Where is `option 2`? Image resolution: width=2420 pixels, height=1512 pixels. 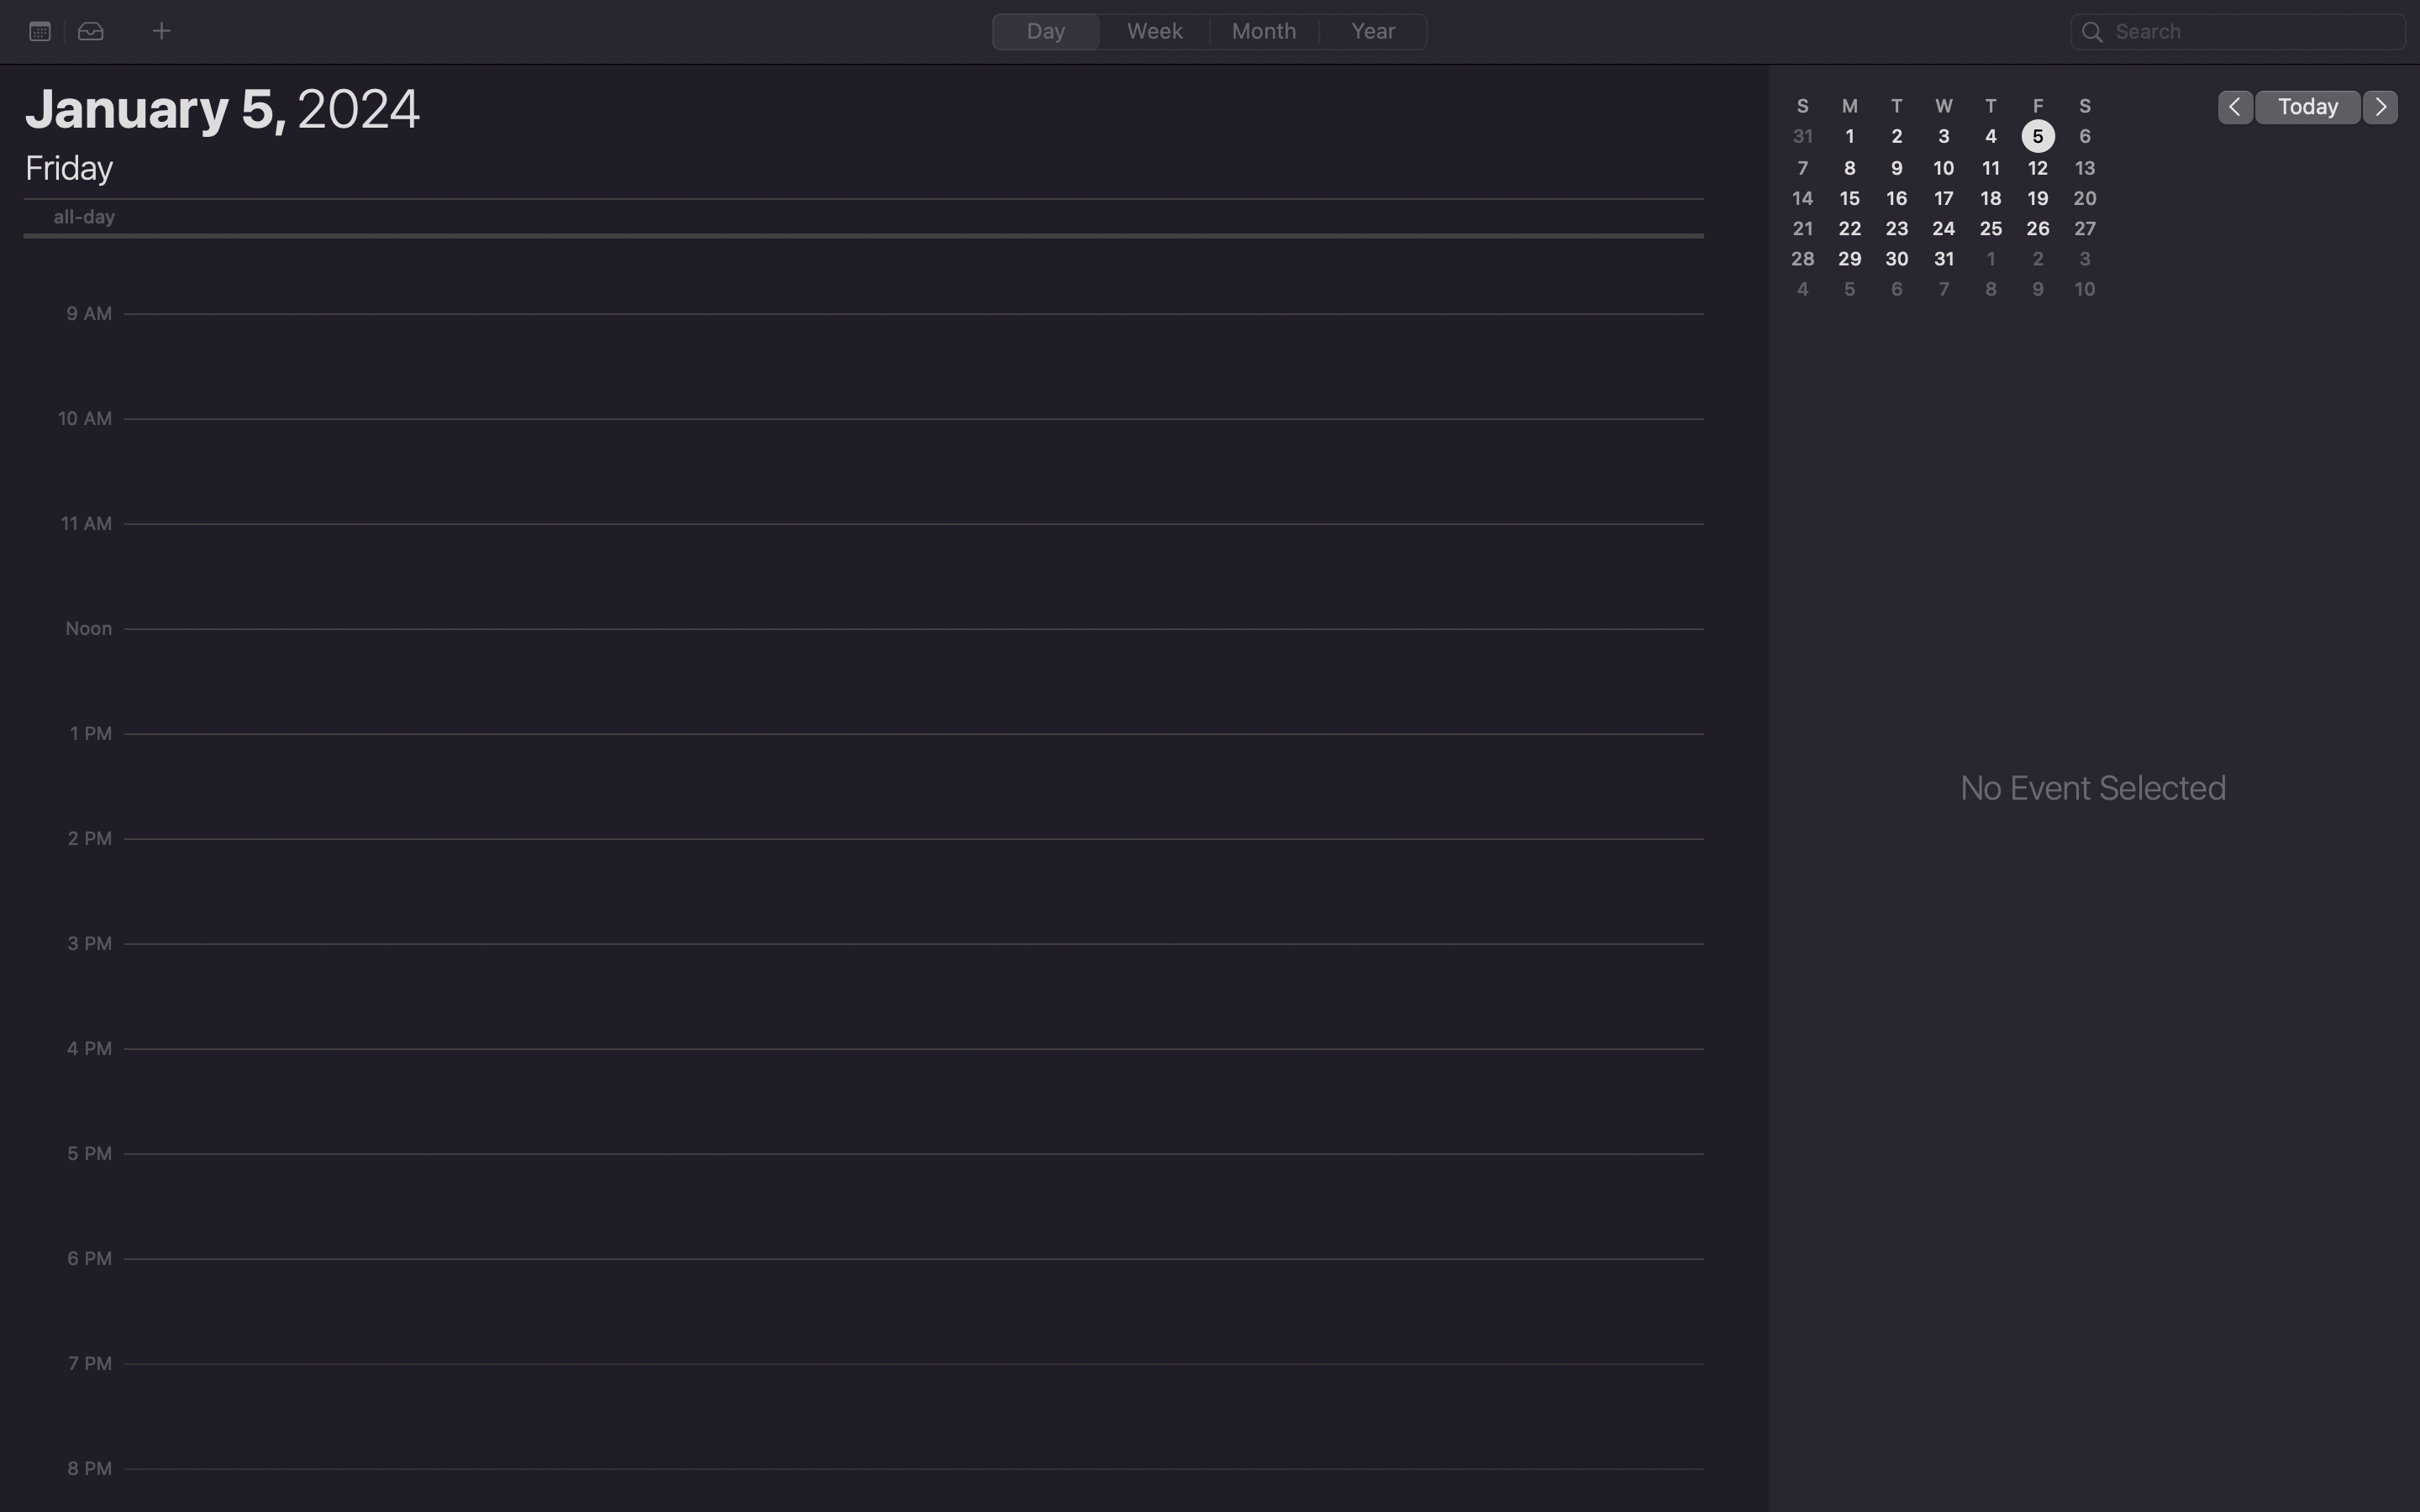
option 2 is located at coordinates (91, 32).